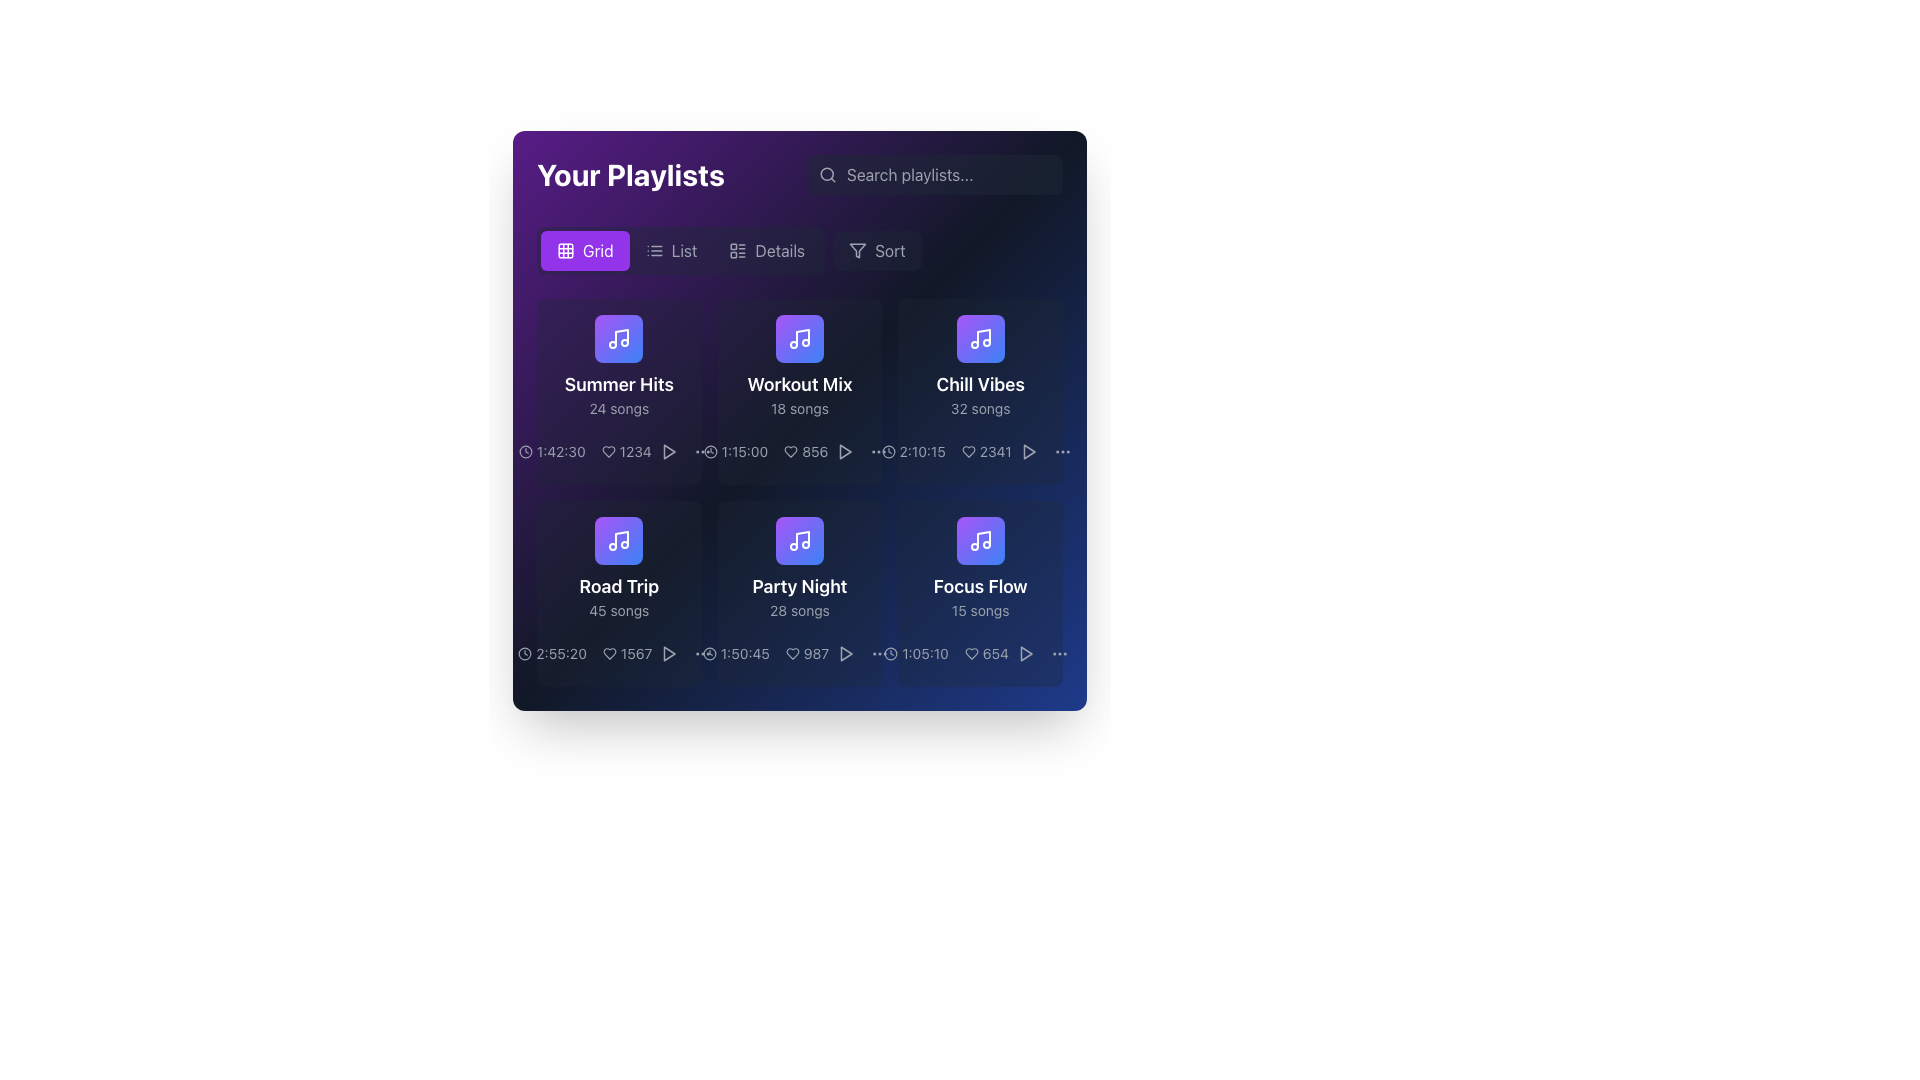 Image resolution: width=1920 pixels, height=1080 pixels. I want to click on the circular interactive button with a gray background and ellipsis icon, so click(879, 451).